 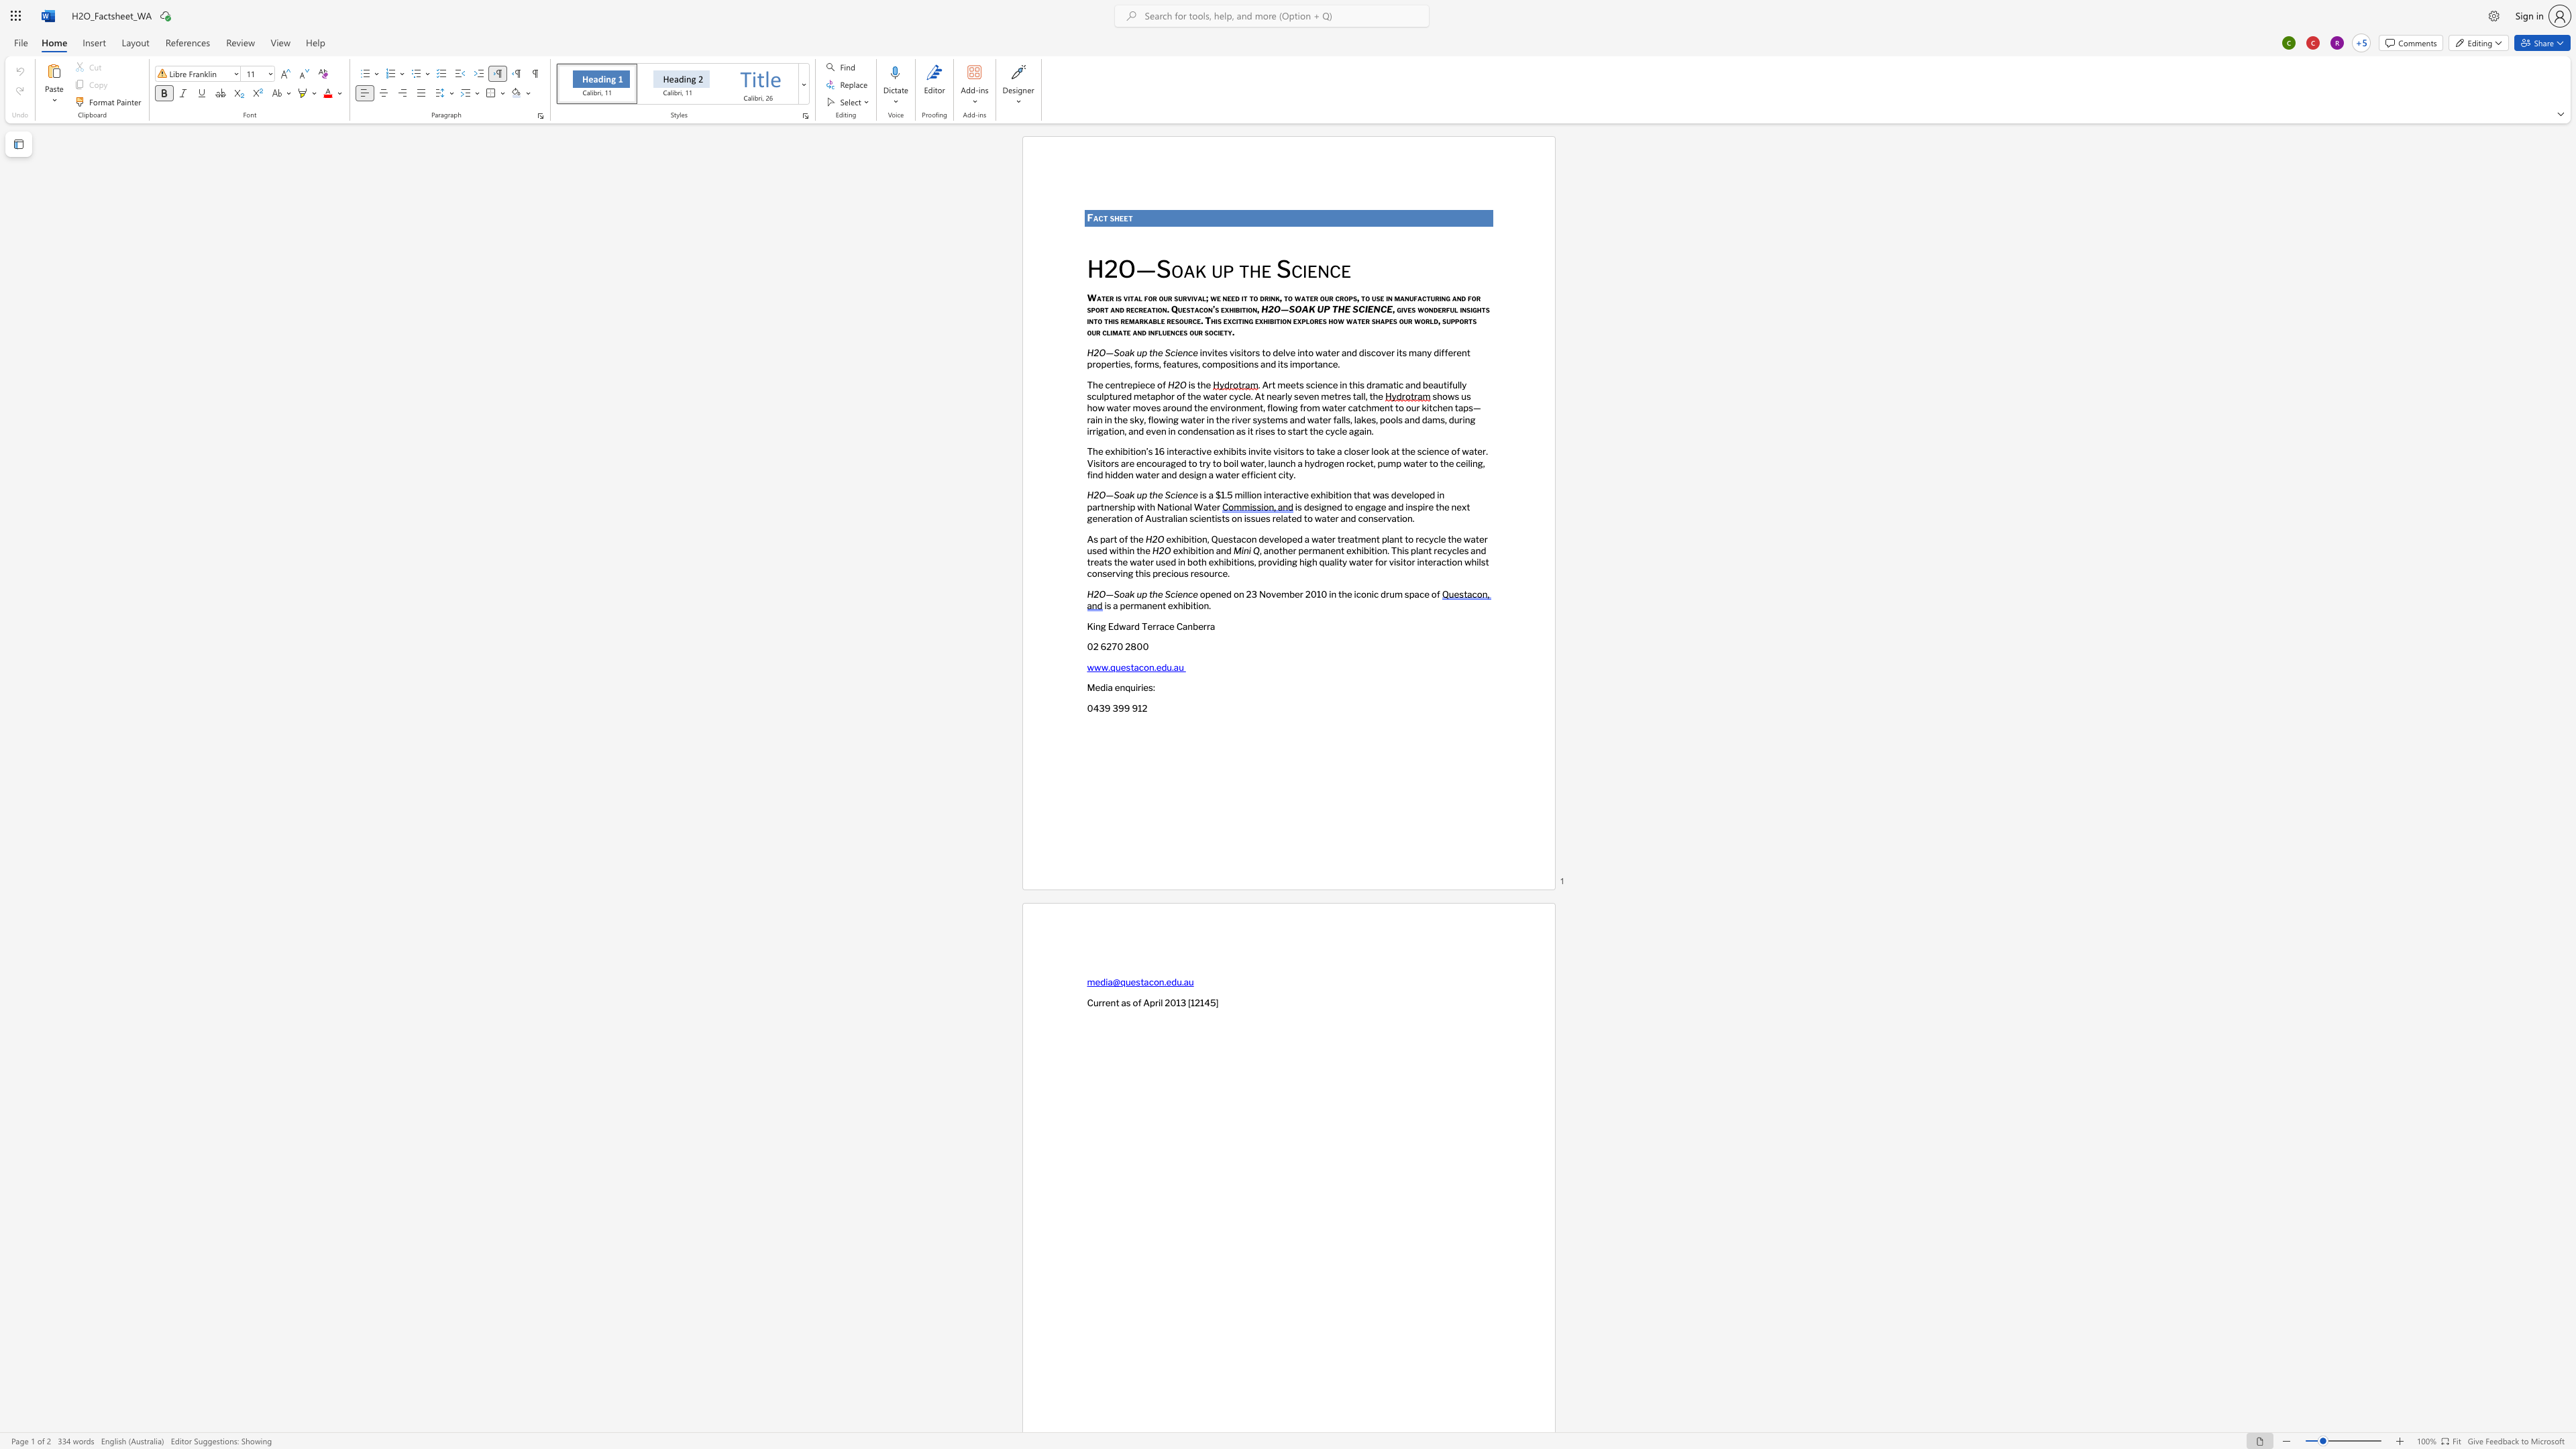 I want to click on the 1th character "t" in the text, so click(x=1106, y=218).